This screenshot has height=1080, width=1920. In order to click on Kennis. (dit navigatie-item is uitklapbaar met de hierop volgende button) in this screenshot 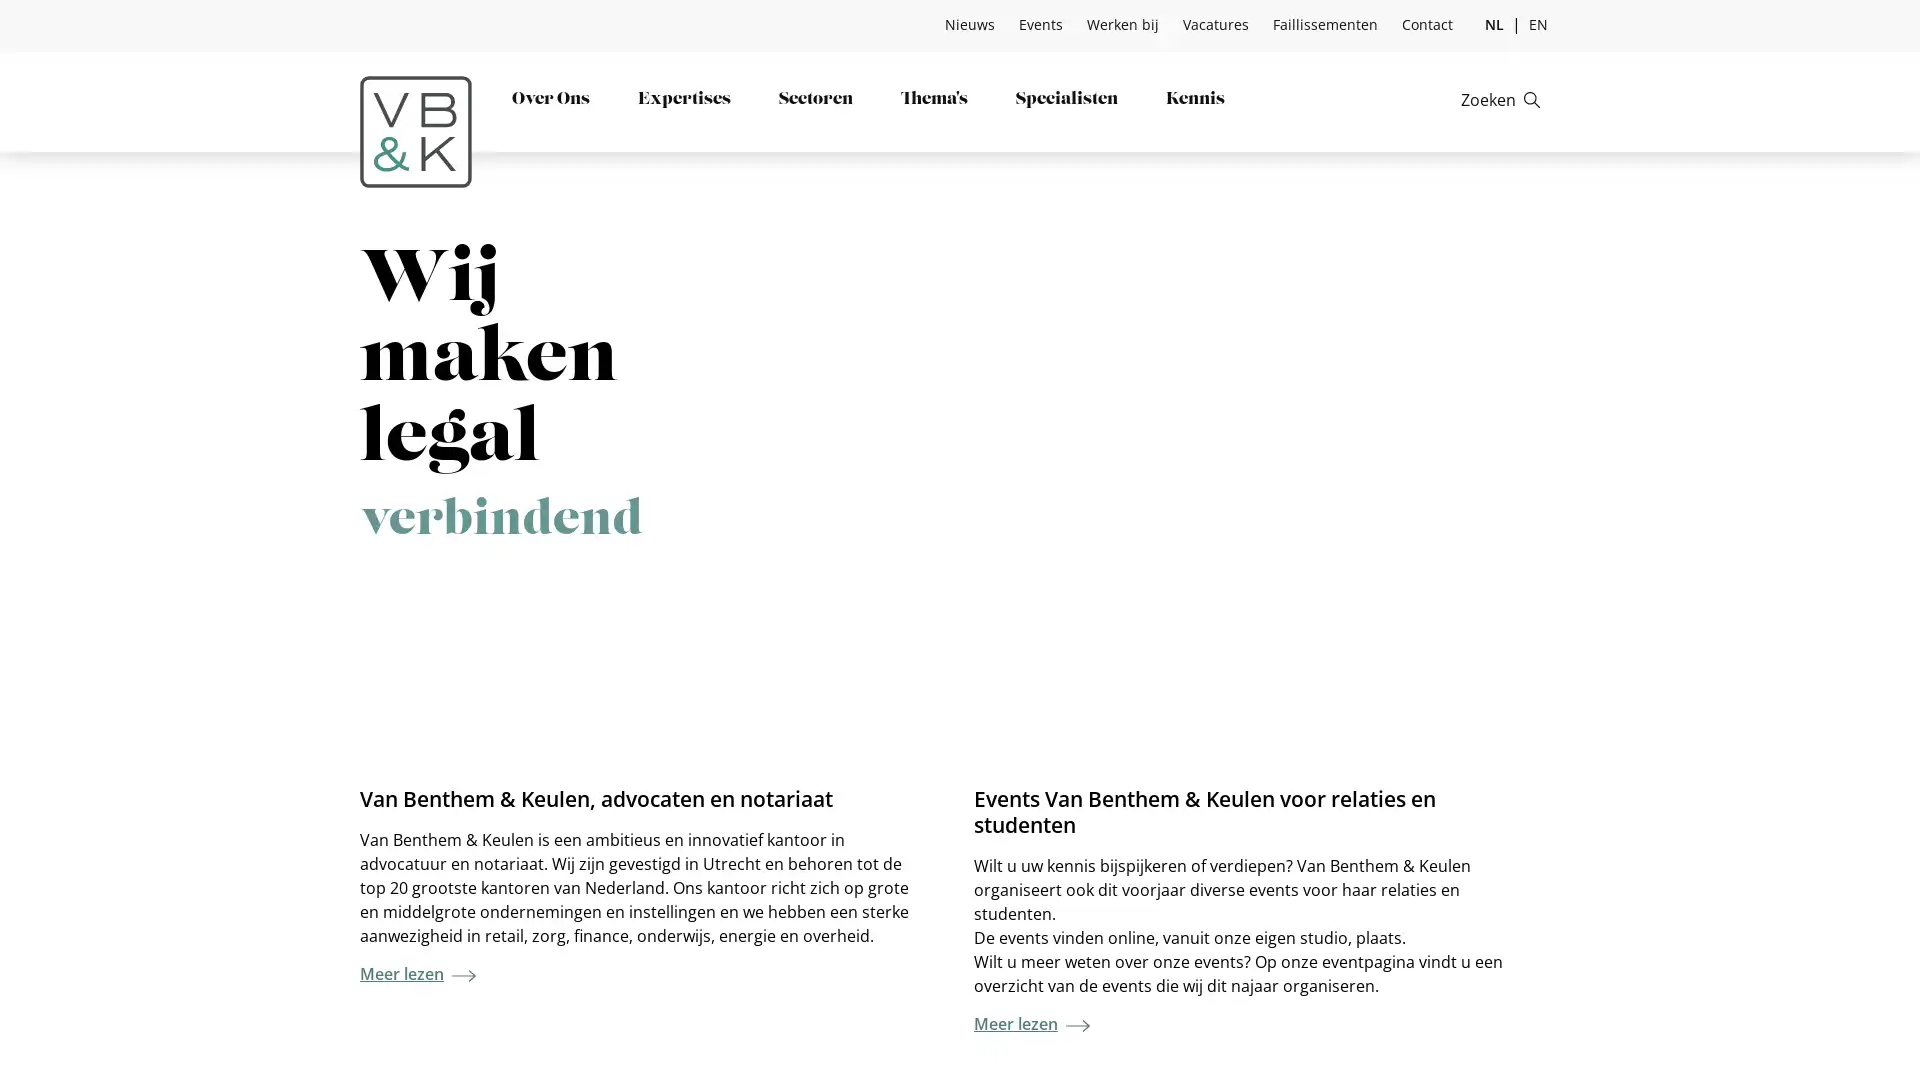, I will do `click(1195, 100)`.